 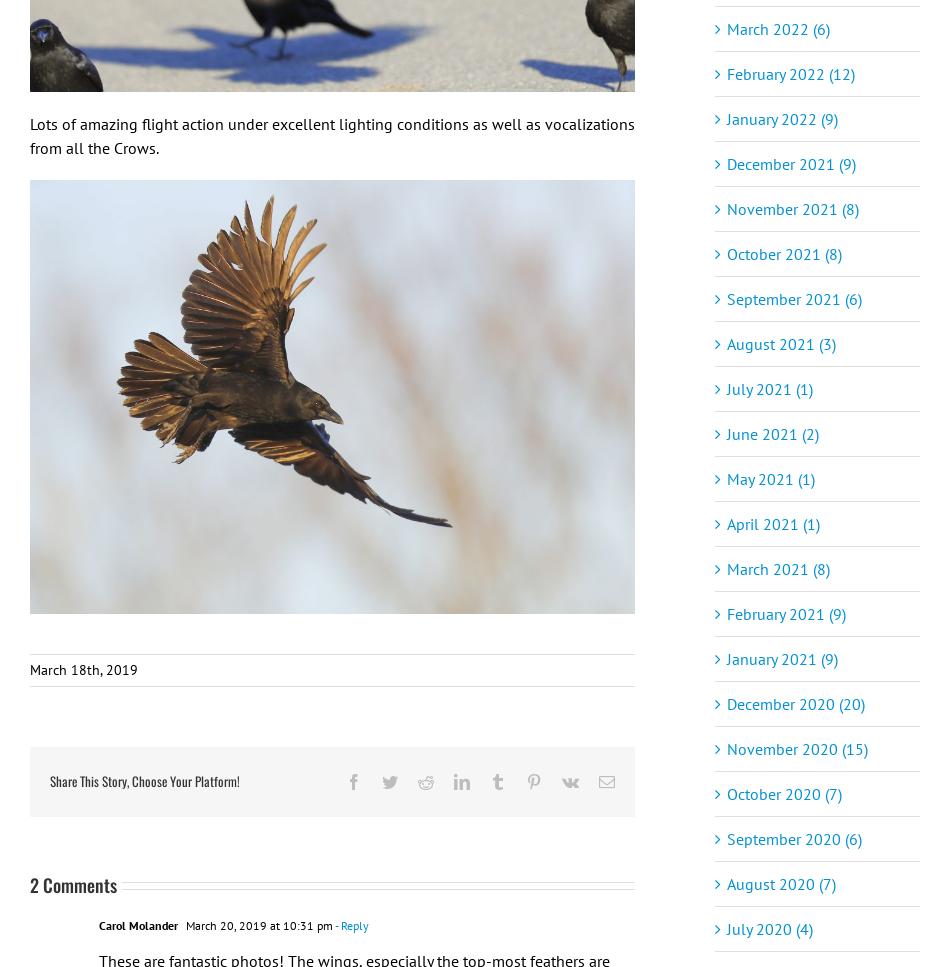 I want to click on 'Lots of amazing flight action under excellent lighting conditions as well as vocalizations from all the Crows.', so click(x=331, y=134).